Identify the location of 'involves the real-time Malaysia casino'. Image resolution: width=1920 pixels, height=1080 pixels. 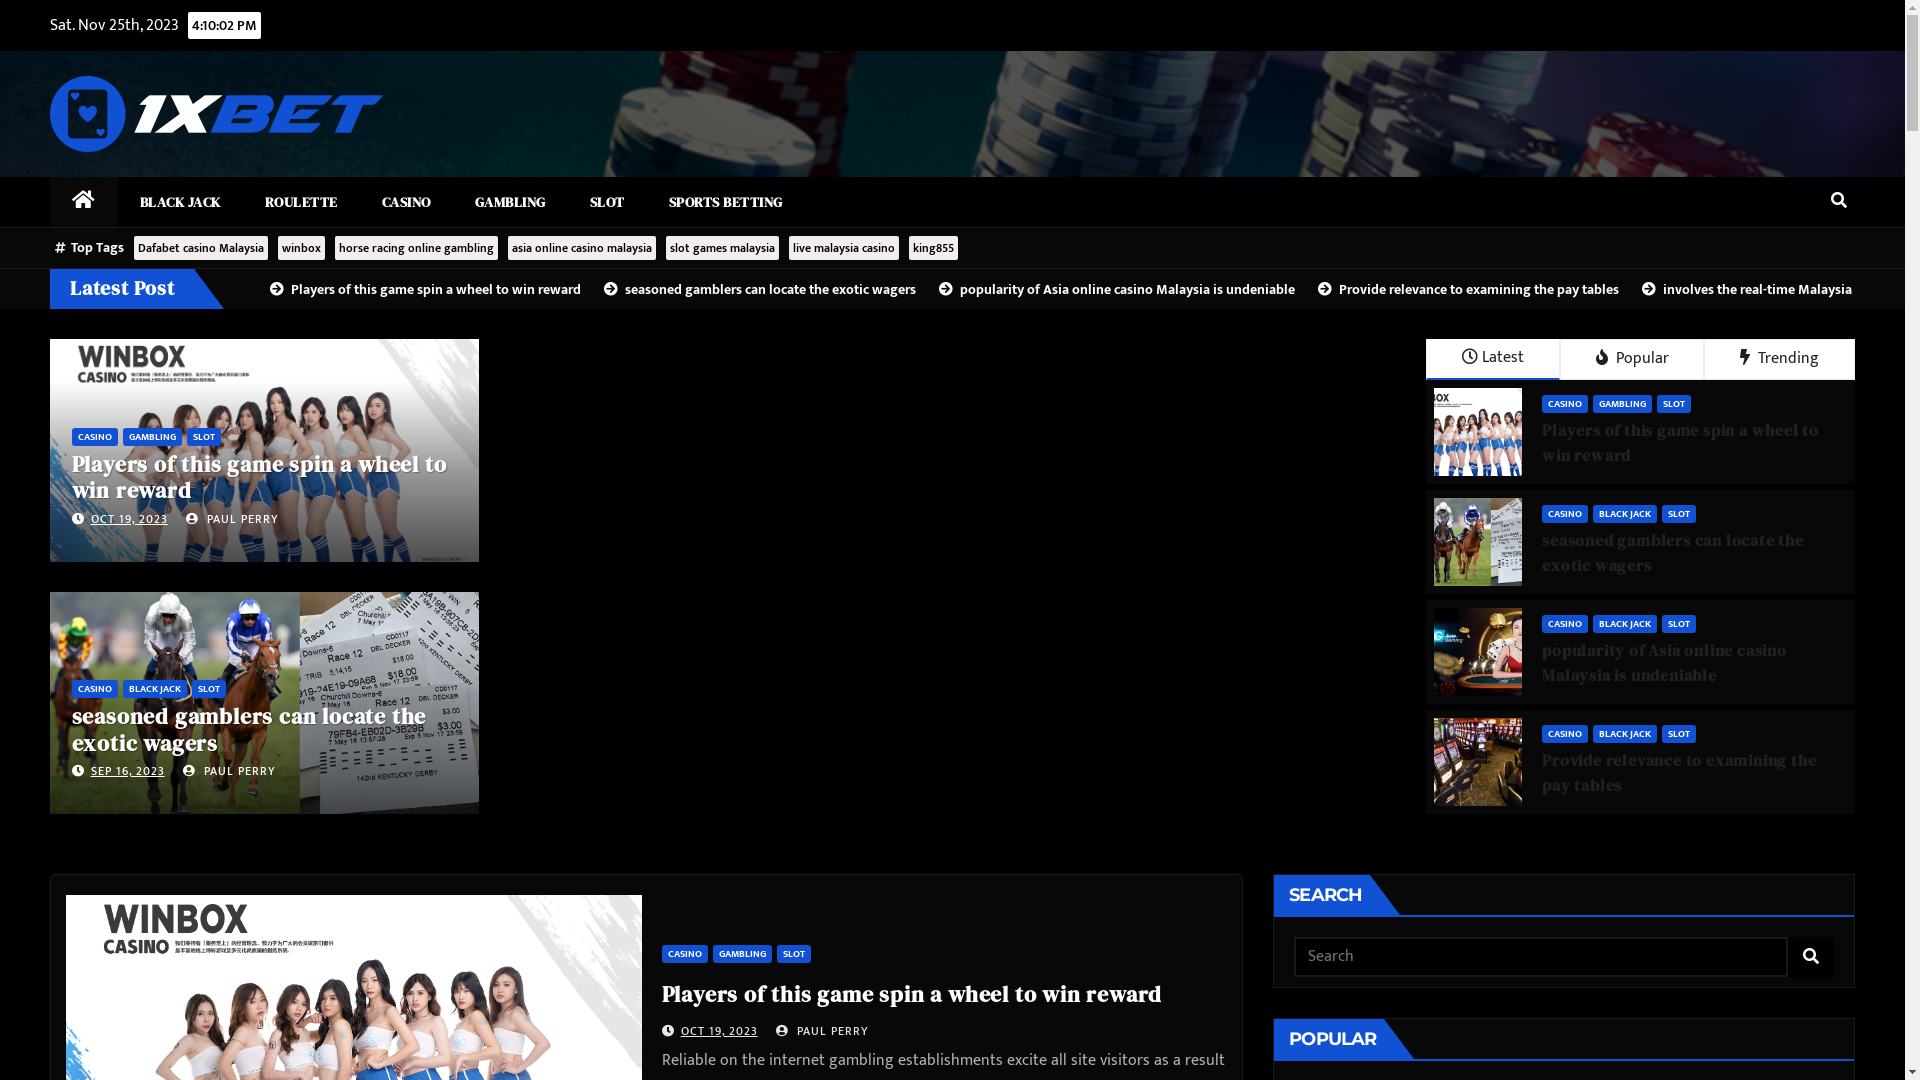
(1756, 289).